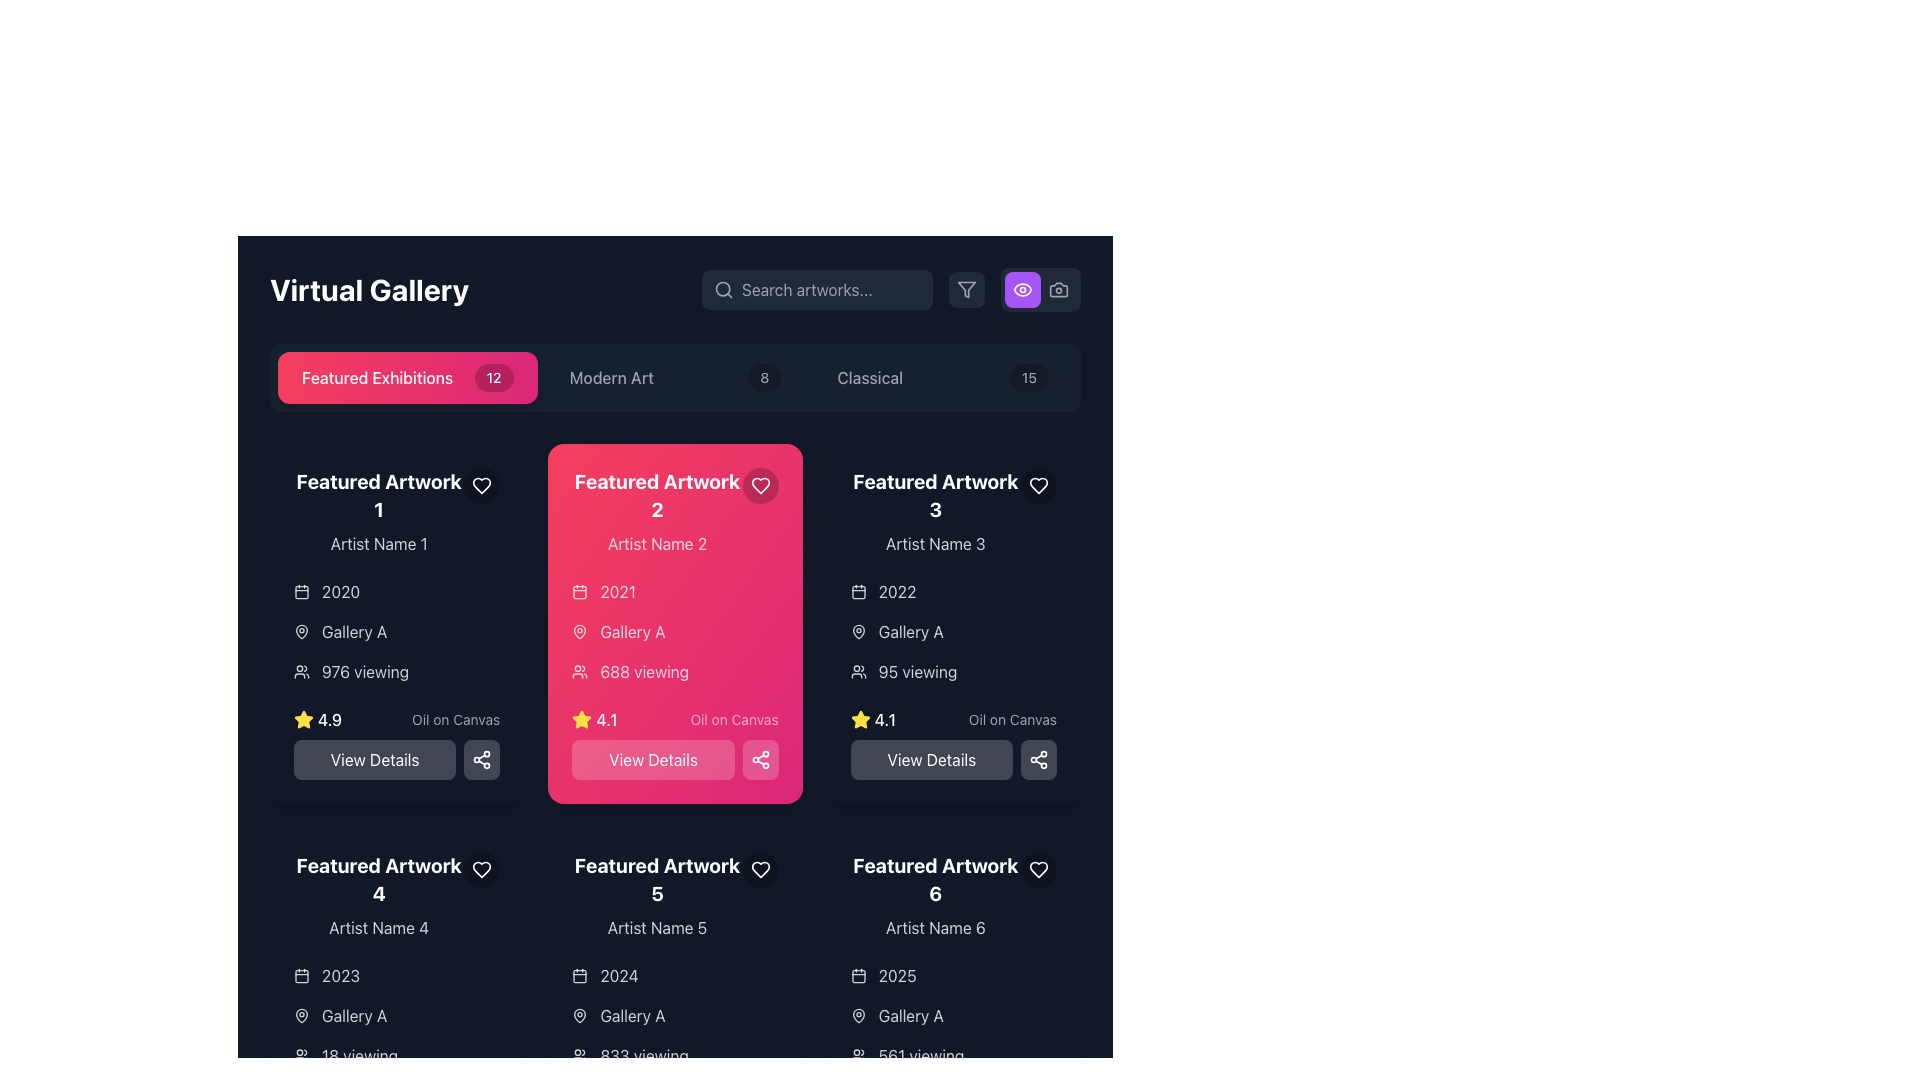  I want to click on the text element that reads '561 viewing,' located beneath the 'Gallery A' label in the dark-themed interface of the sixth artwork in the 'Featured Artwork' grid, so click(952, 1055).